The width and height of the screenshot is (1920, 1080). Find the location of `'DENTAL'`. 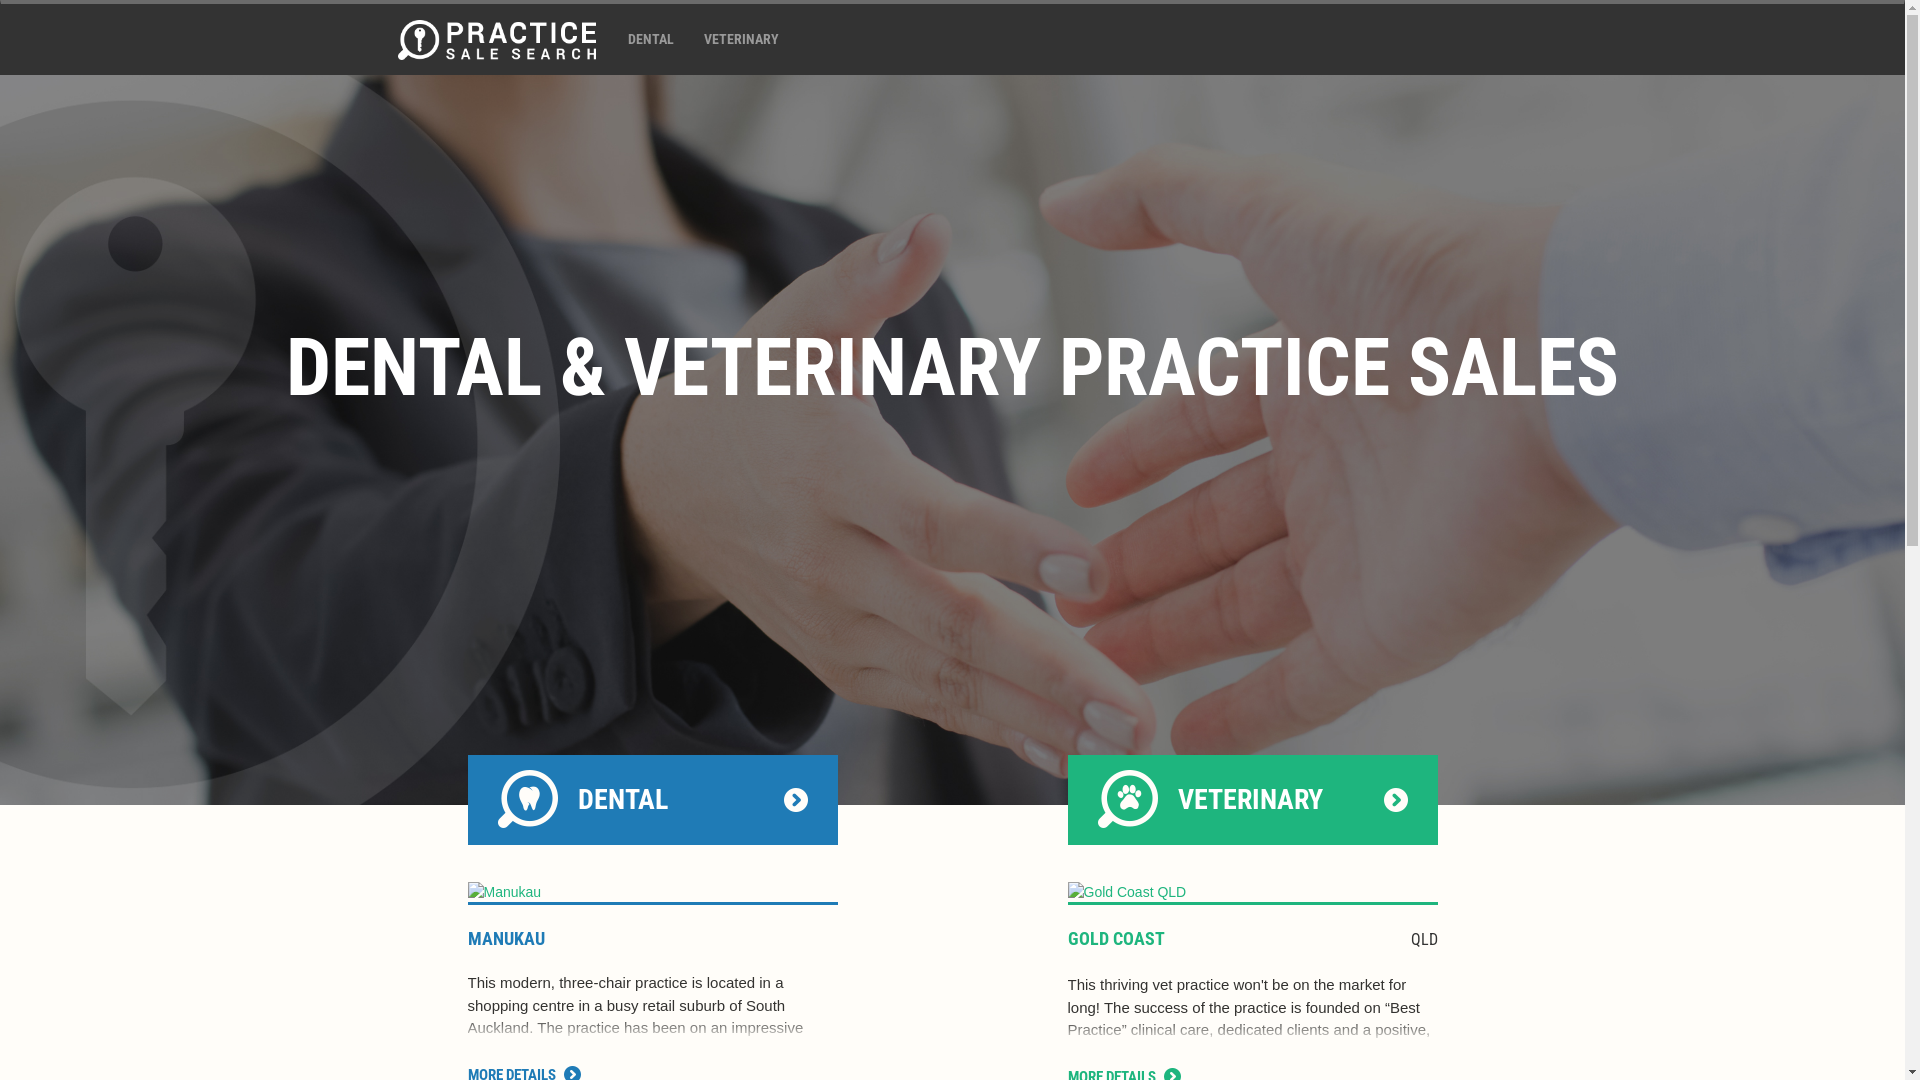

'DENTAL' is located at coordinates (649, 38).